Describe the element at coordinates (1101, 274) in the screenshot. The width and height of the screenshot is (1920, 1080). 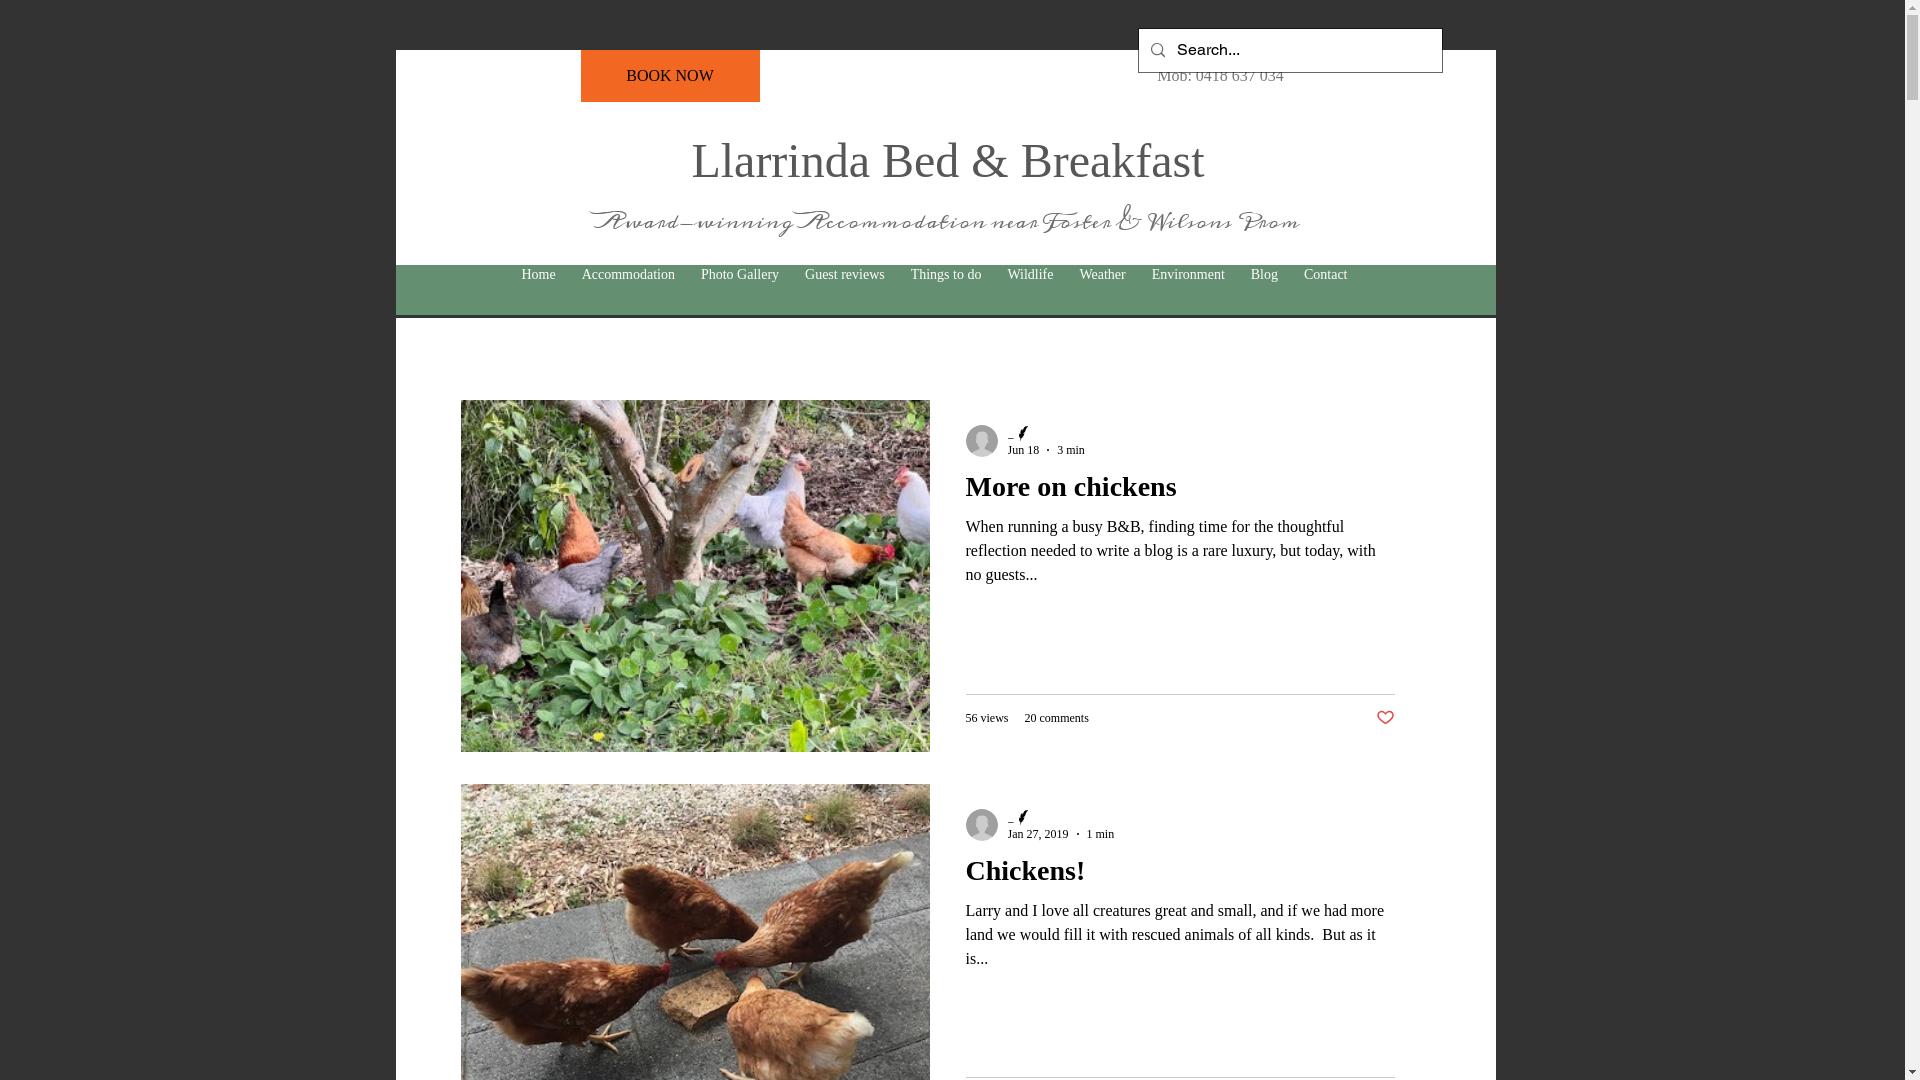
I see `'Weather'` at that location.